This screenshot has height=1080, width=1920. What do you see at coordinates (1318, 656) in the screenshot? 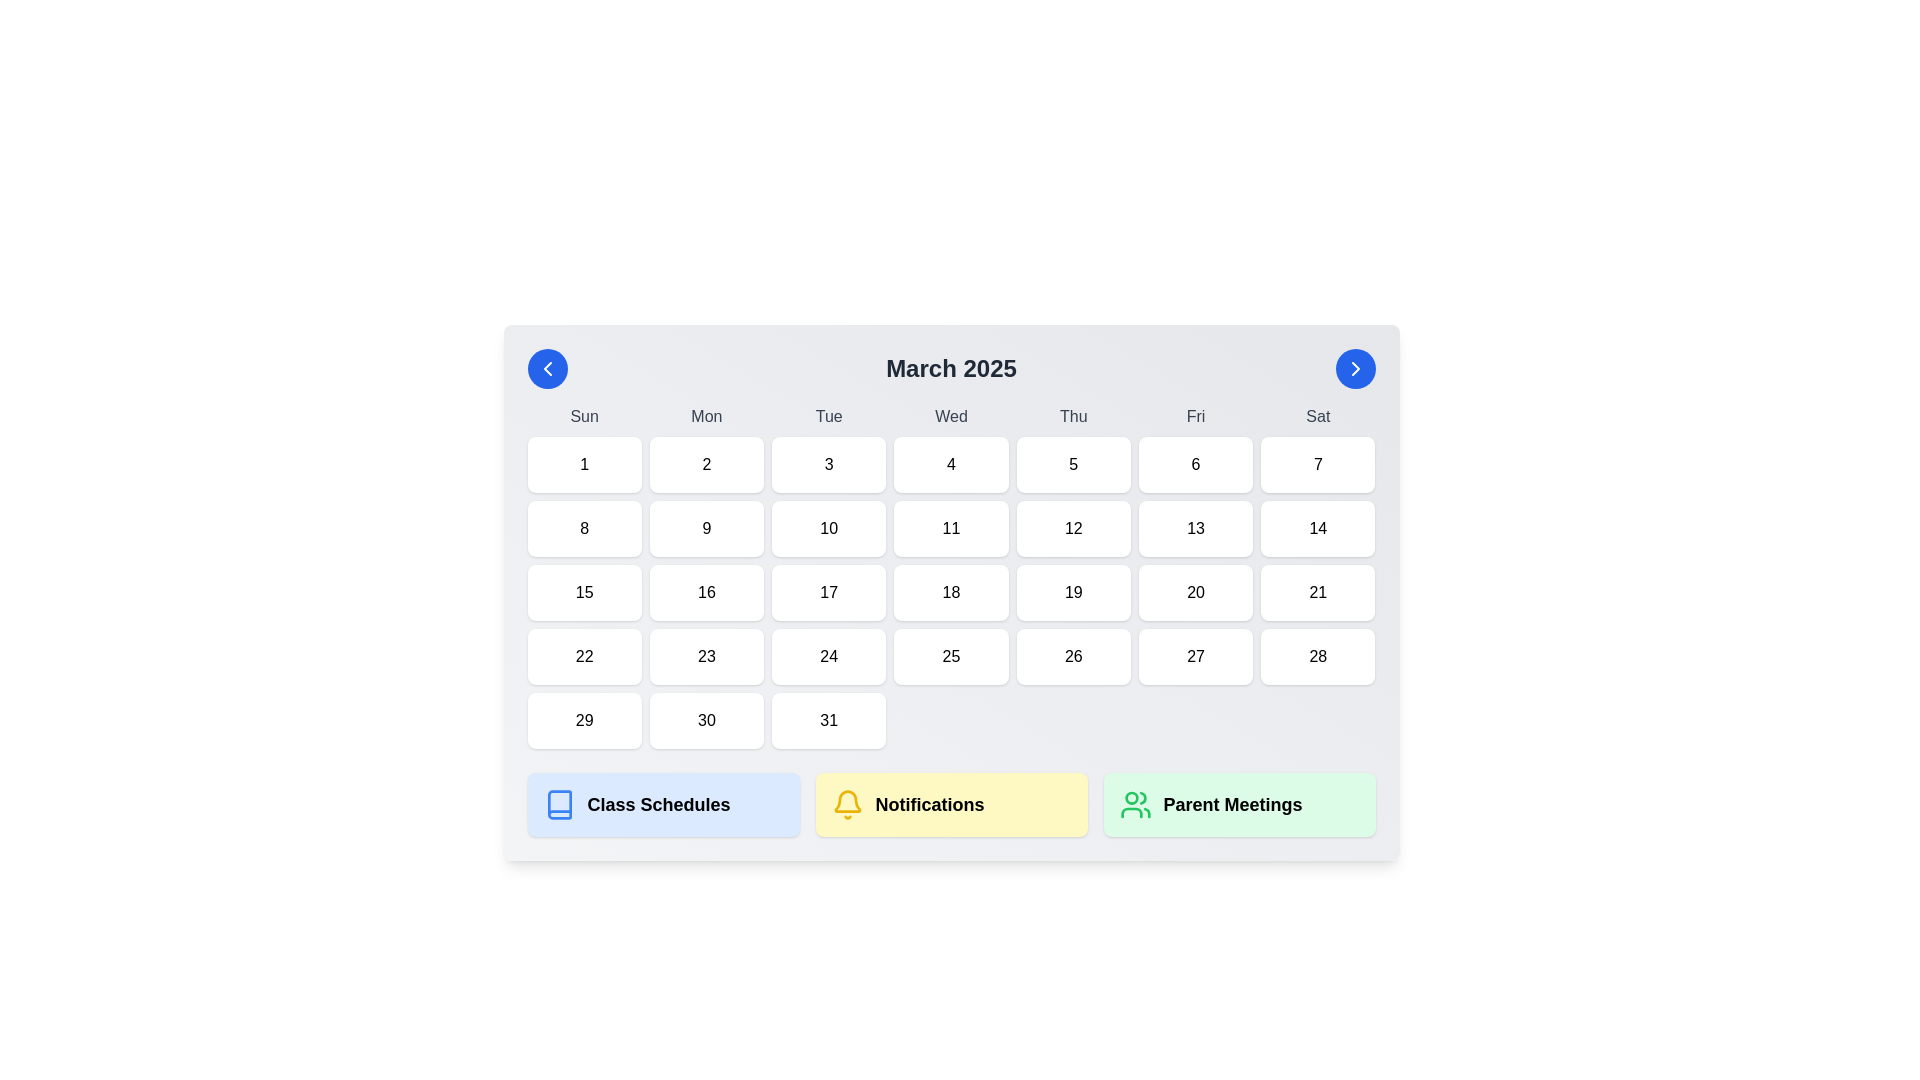
I see `the white rectangular Static Text Button displaying the number '28' located in the last column of the fifth row of the calendar grid` at bounding box center [1318, 656].